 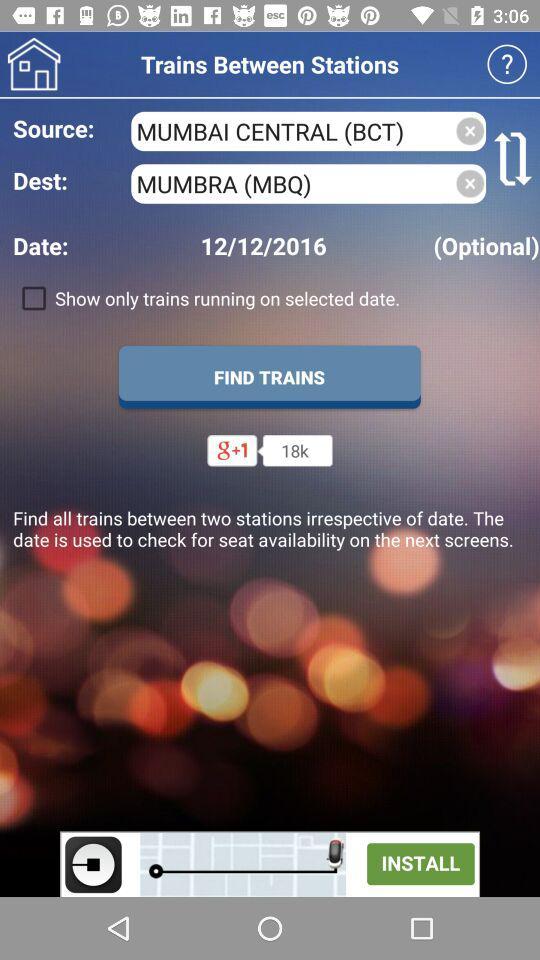 I want to click on delete, so click(x=470, y=183).